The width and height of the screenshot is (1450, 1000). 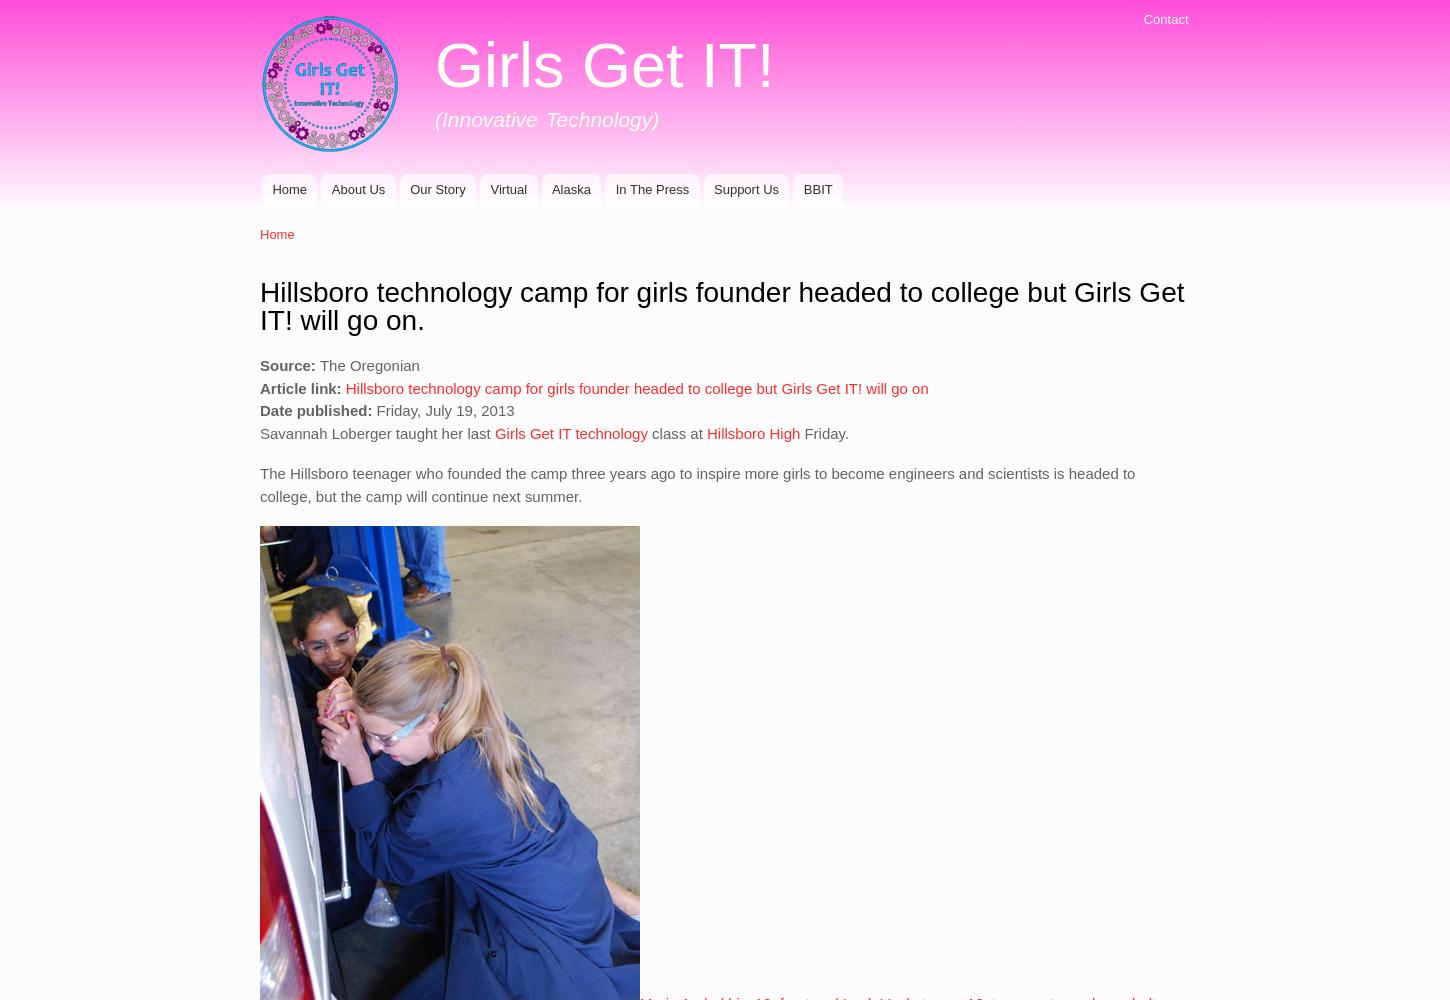 I want to click on 'Alaska', so click(x=570, y=188).